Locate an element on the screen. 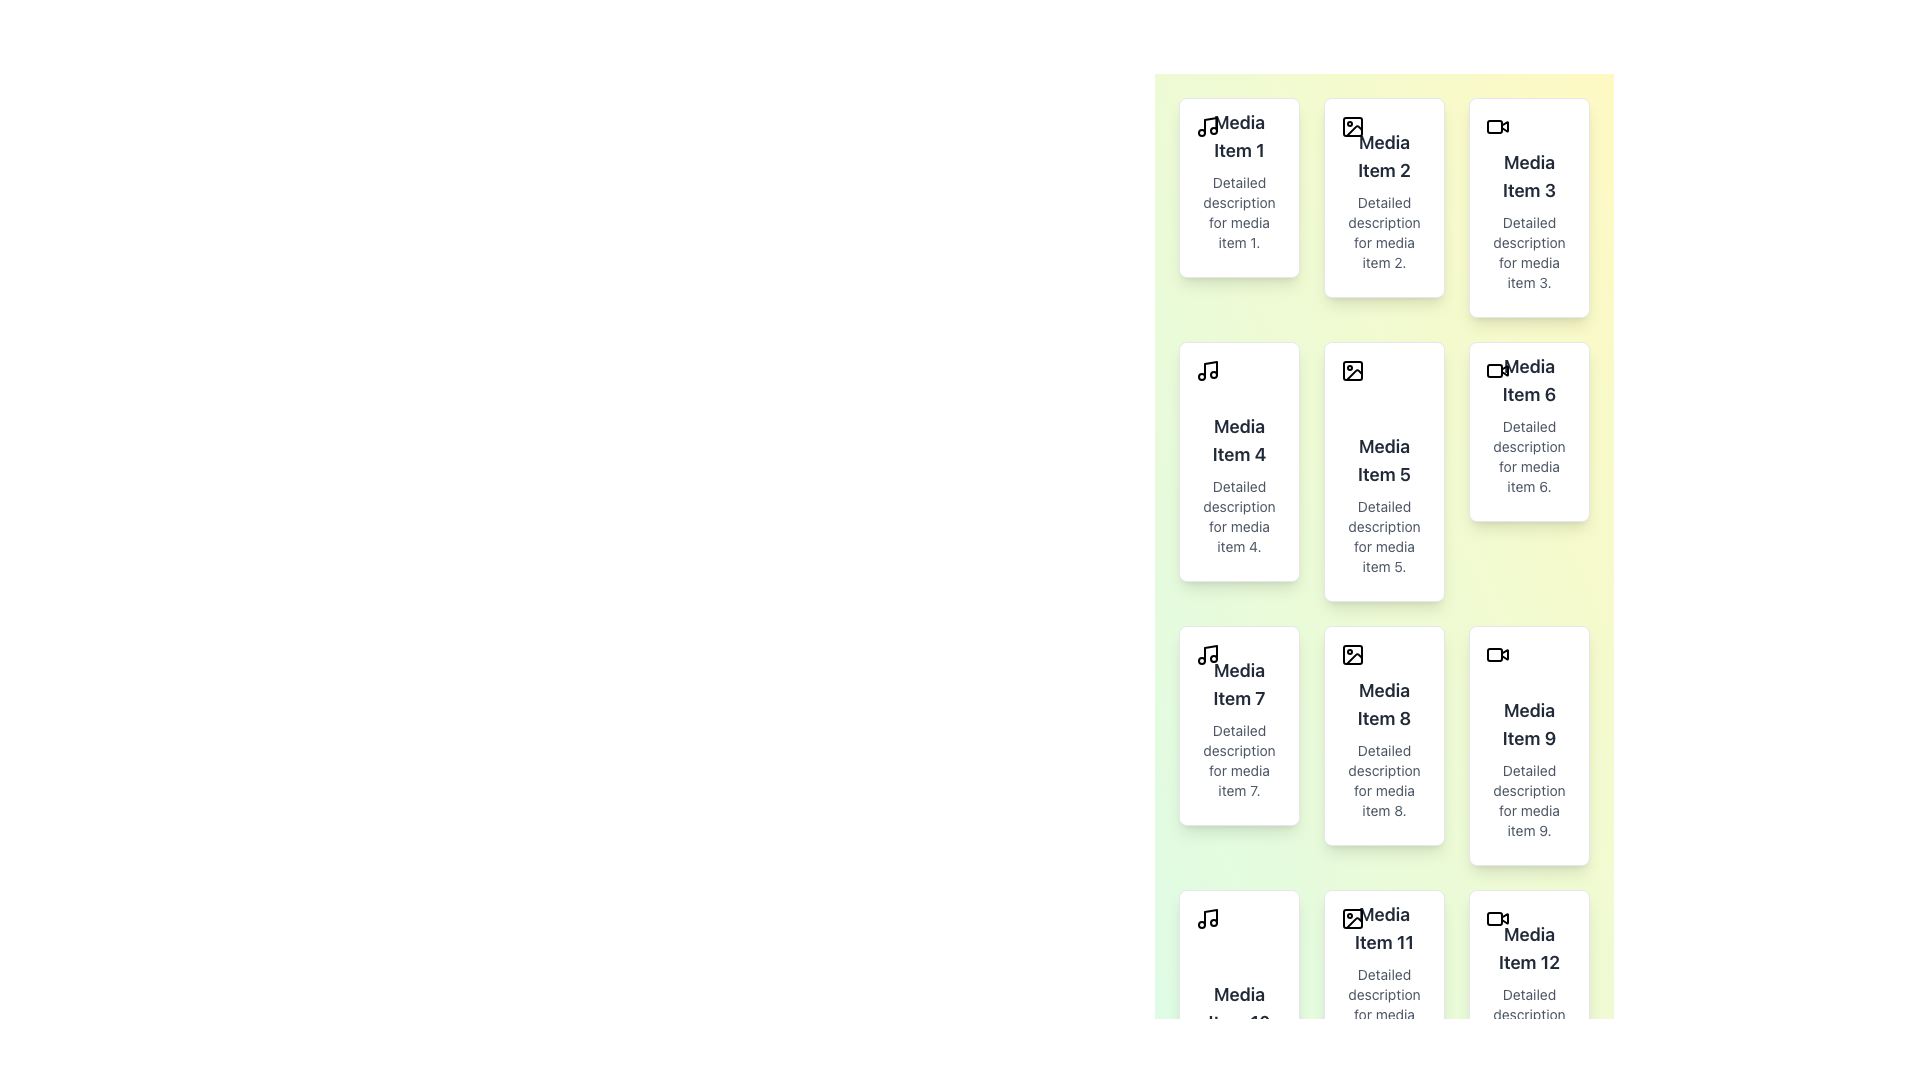  the text label that reads 'Media Item 12', which is prominently styled in a larger, bold, dark-gray font located inside a white card with a light-green gradient background in the bottom-right corner of the grid is located at coordinates (1528, 947).